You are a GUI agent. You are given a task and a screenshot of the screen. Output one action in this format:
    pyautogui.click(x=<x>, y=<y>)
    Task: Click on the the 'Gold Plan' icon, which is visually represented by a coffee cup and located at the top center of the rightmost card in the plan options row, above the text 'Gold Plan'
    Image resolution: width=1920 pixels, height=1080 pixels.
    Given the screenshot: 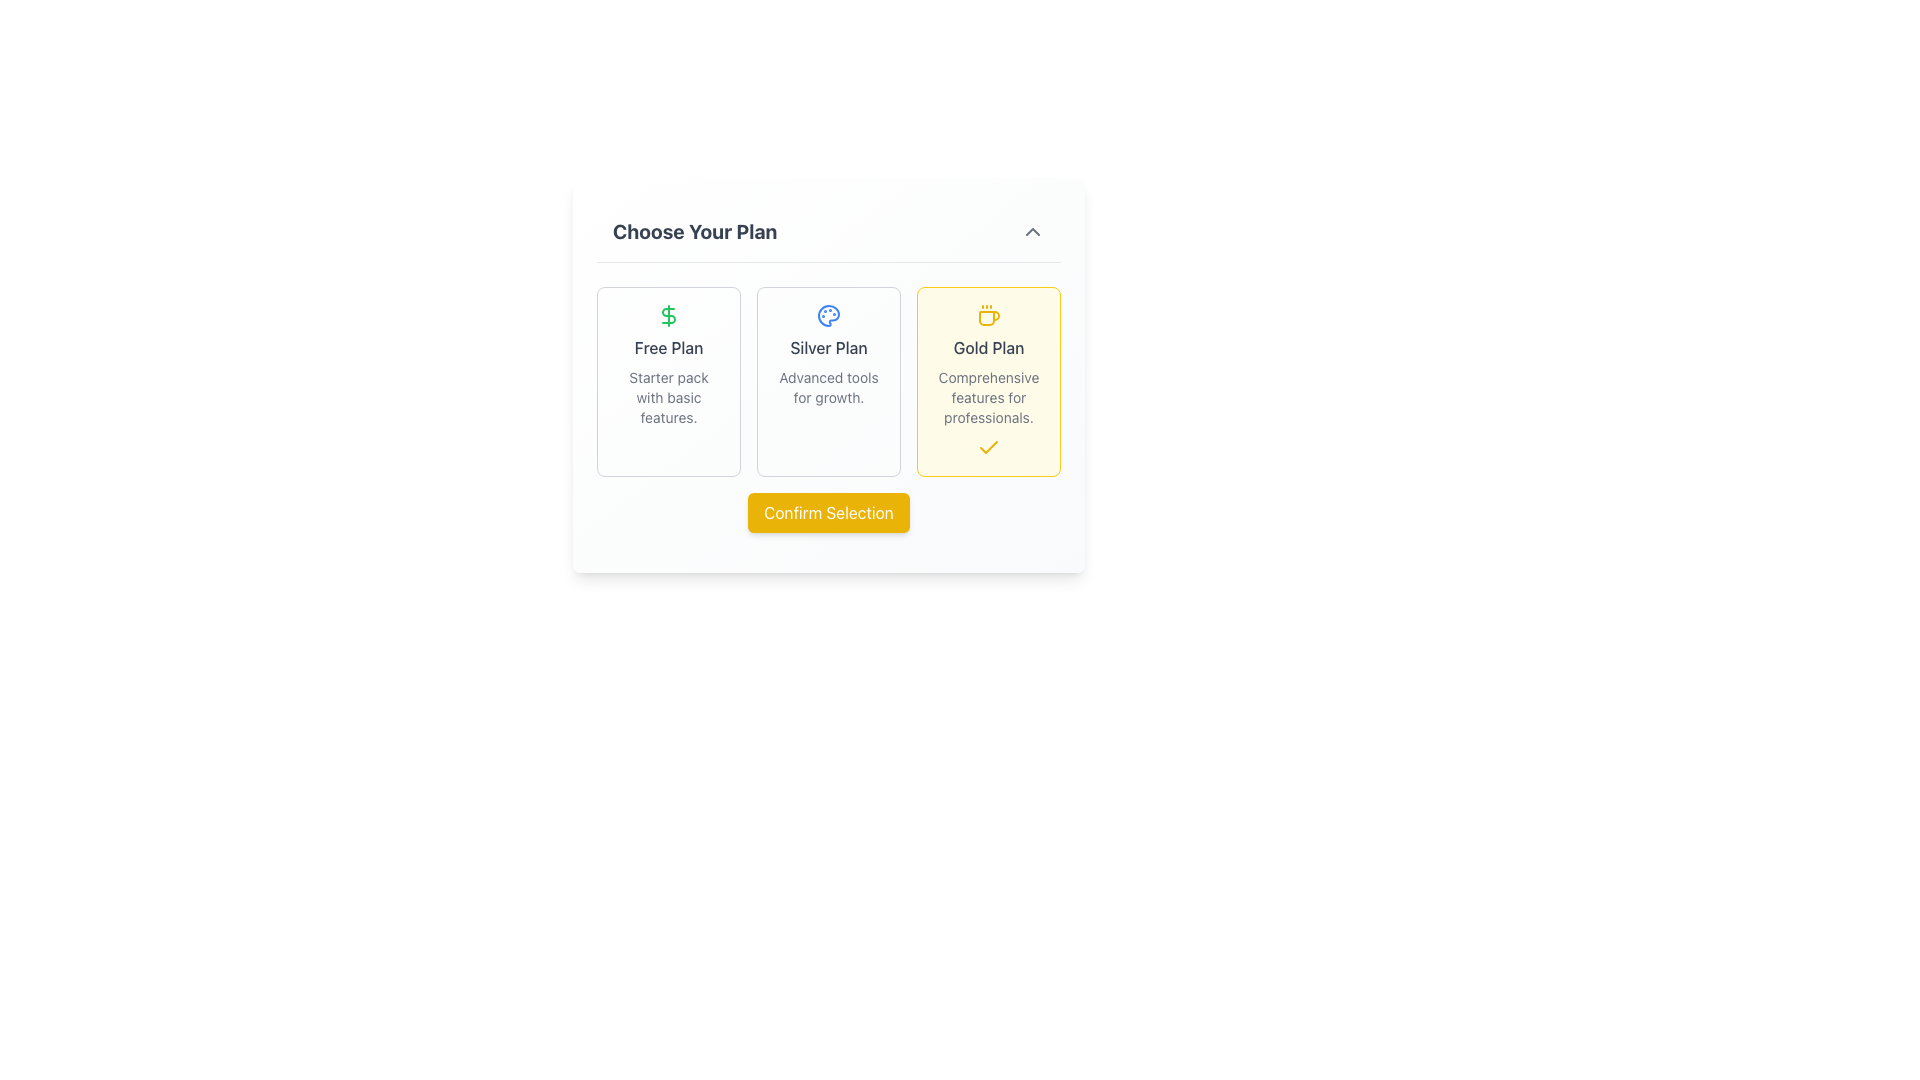 What is the action you would take?
    pyautogui.click(x=988, y=315)
    